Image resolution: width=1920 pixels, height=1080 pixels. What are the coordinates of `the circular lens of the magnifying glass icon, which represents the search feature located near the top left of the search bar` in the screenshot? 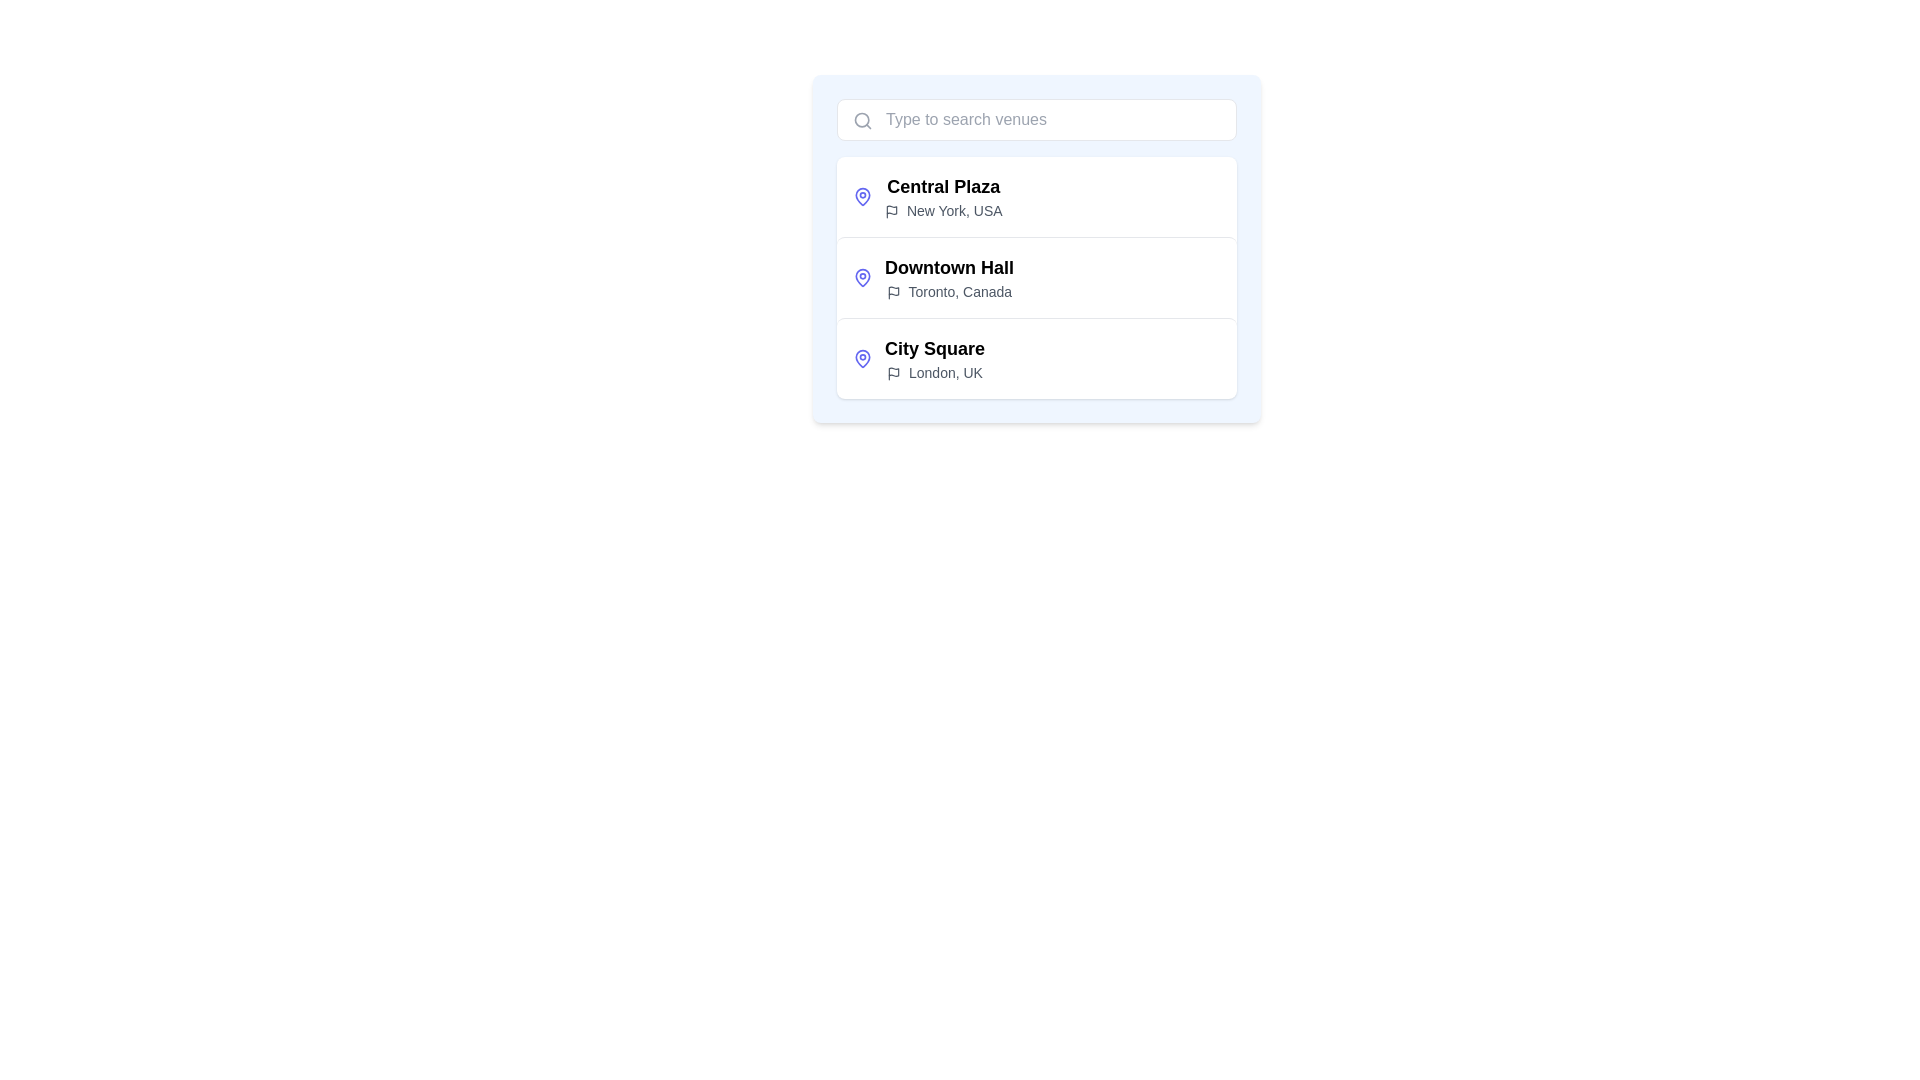 It's located at (862, 120).